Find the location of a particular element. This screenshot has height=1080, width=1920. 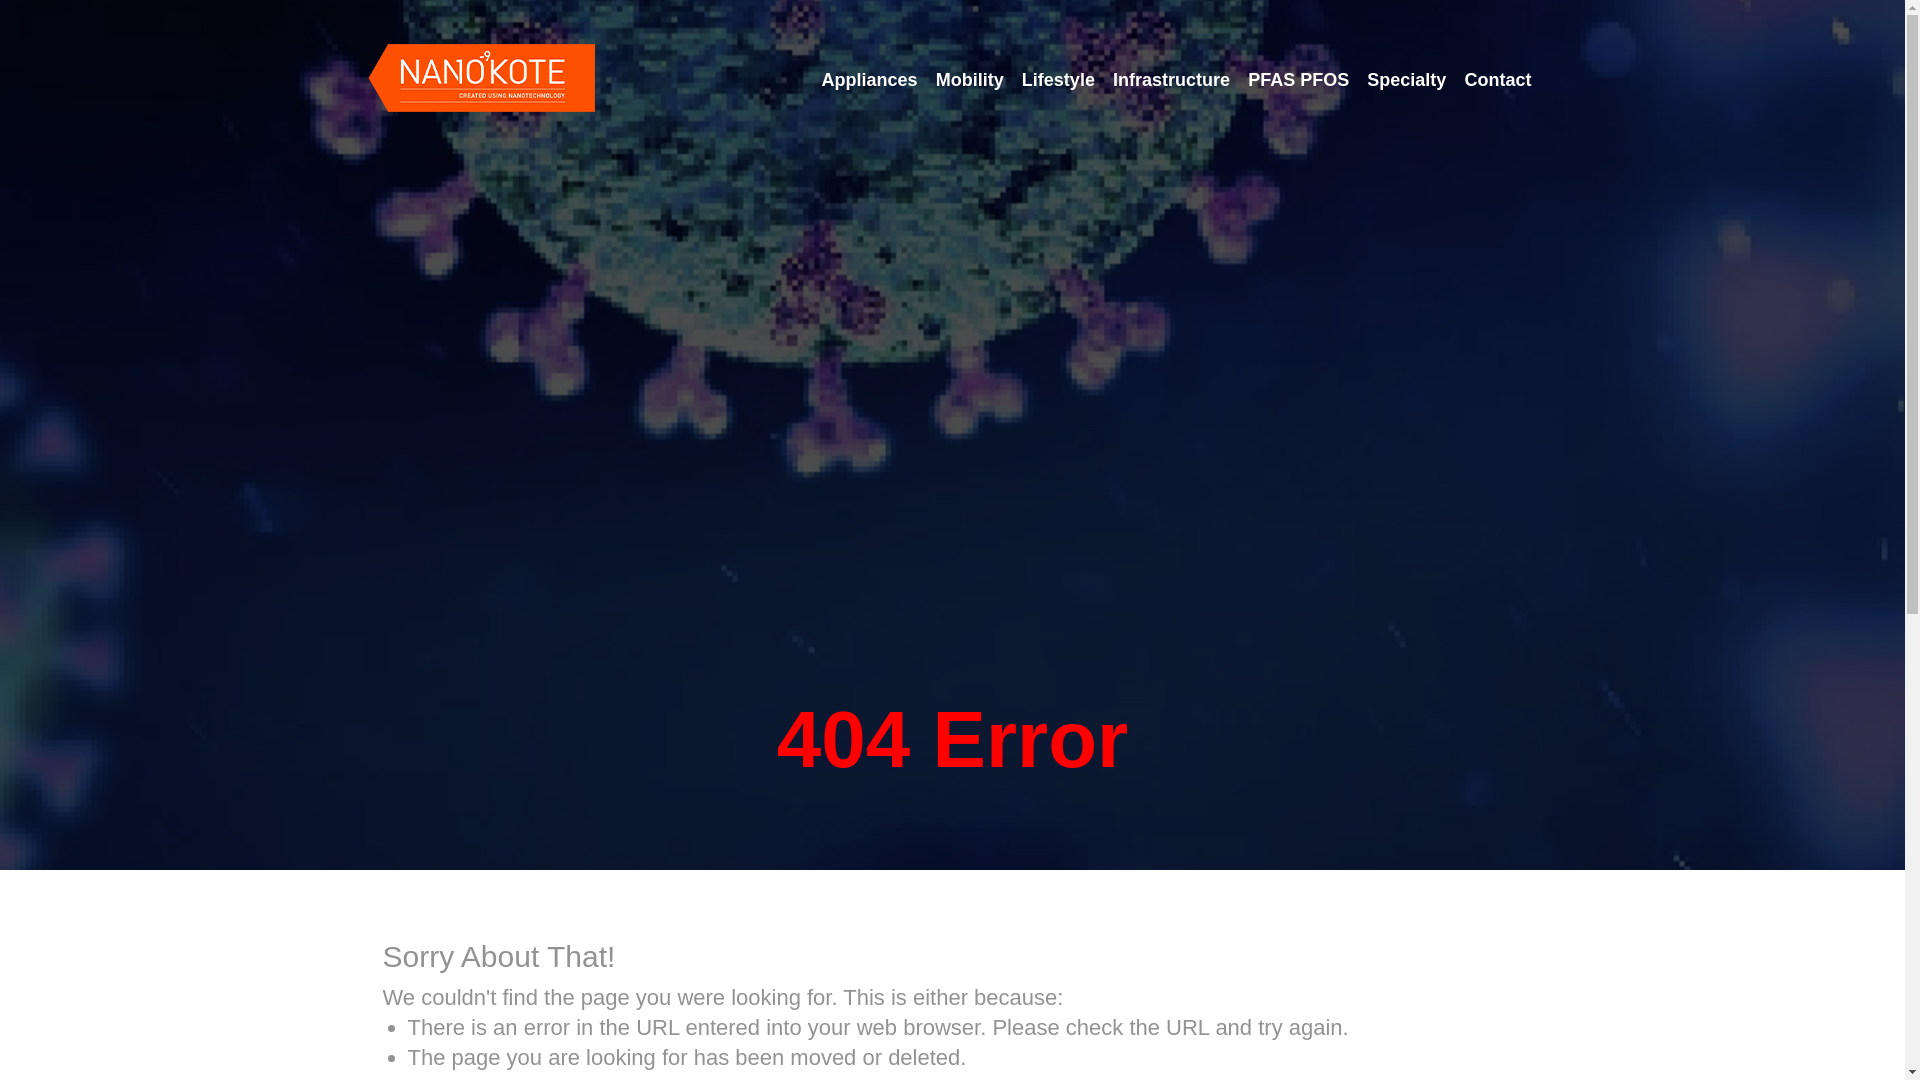

'PFAS PFOS' is located at coordinates (1241, 79).